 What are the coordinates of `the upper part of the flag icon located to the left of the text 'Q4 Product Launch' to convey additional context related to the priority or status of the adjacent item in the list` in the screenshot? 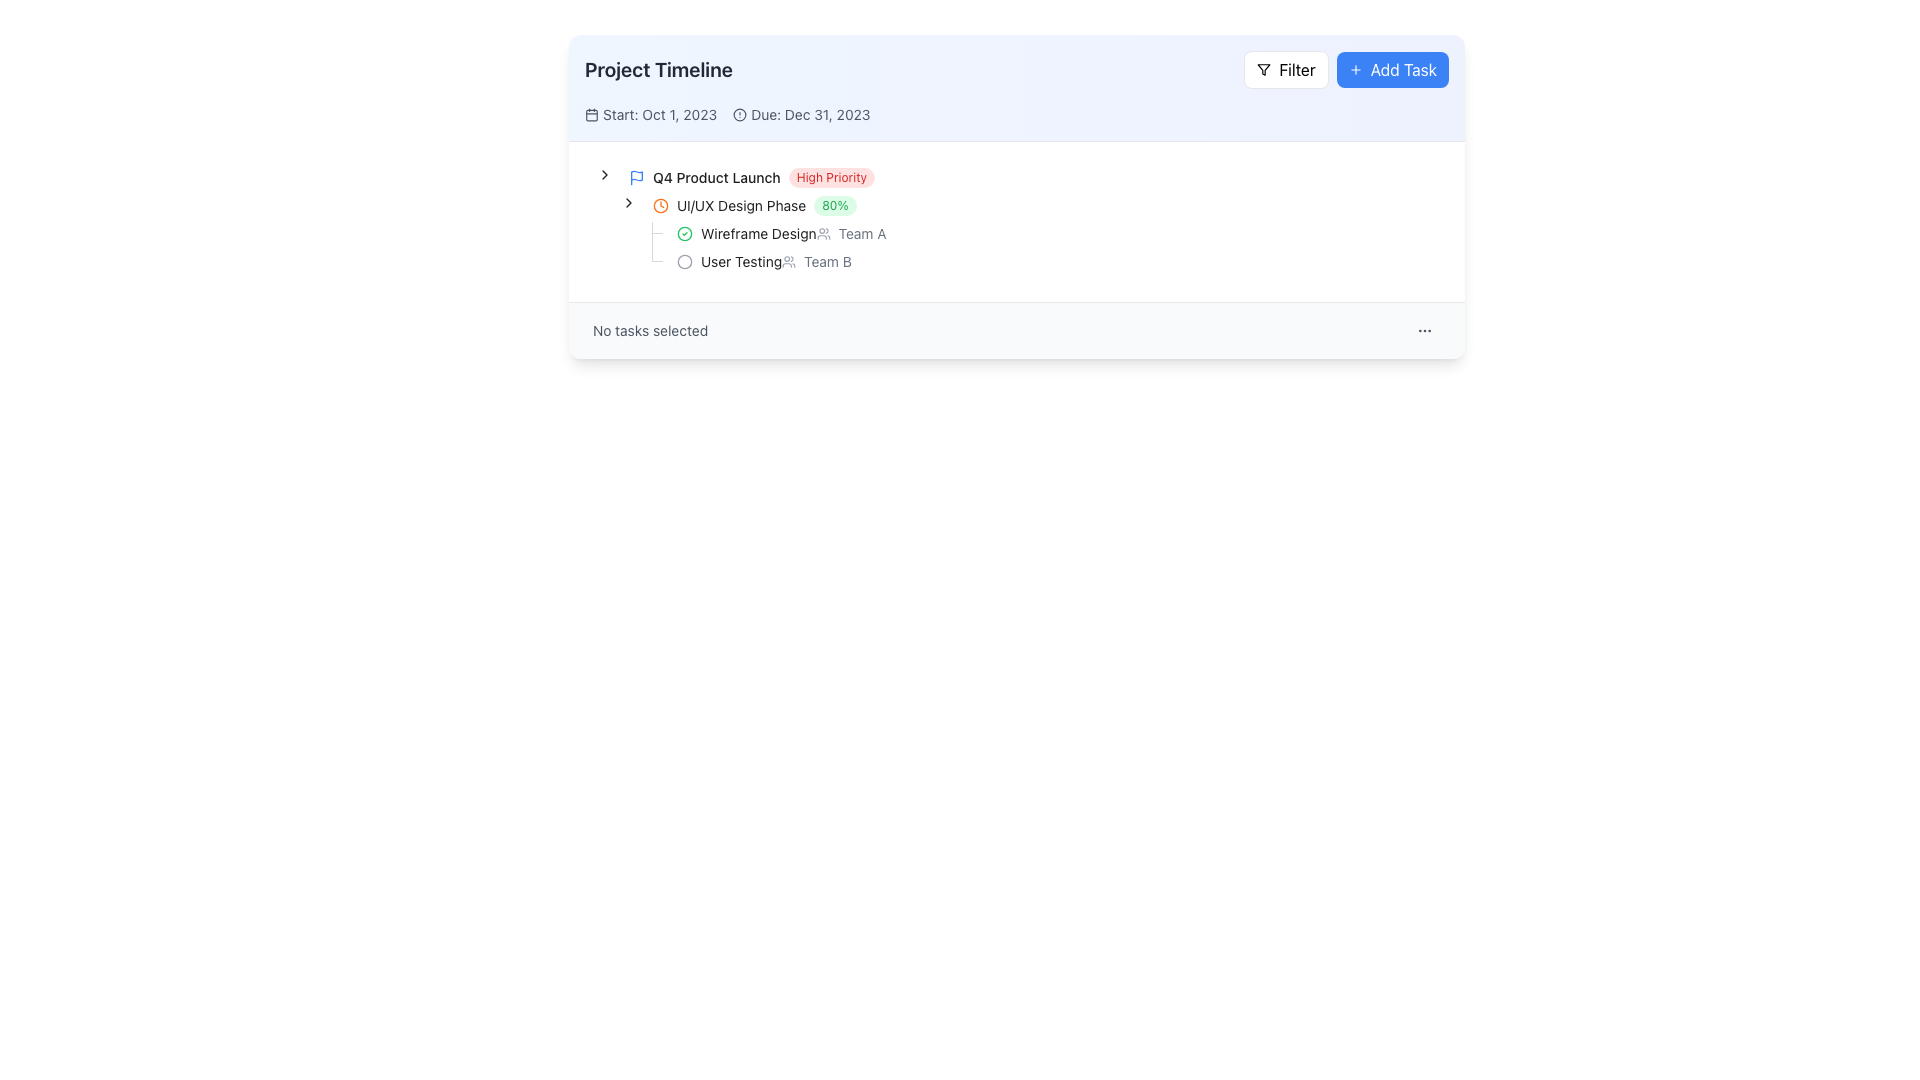 It's located at (636, 175).